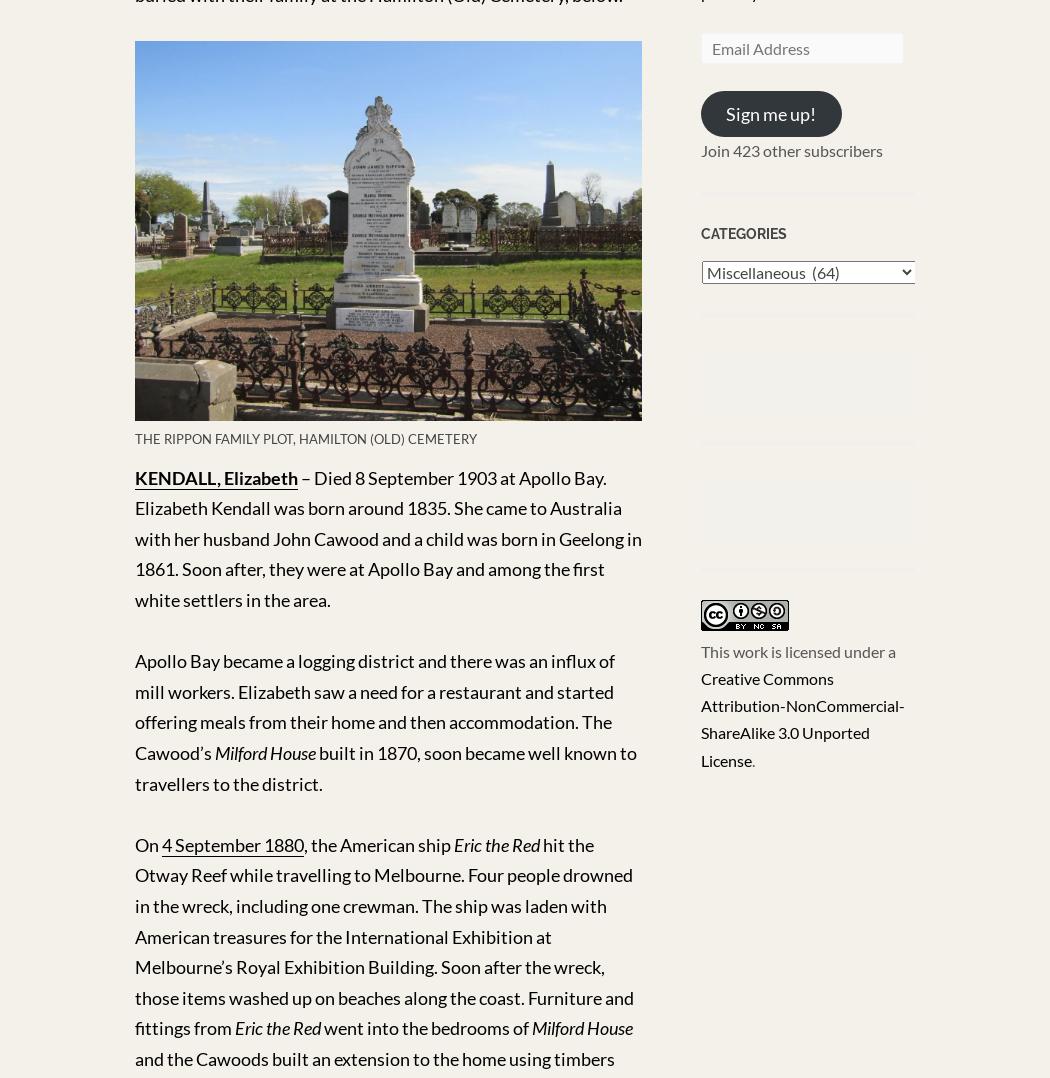 The image size is (1050, 1078). I want to click on 'Apollo Bay became a logging district and there was an influx of mill workers. Elizabeth saw a need for a restaurant and started offering meals from their home and then accommodation. The Cawood’s', so click(373, 705).